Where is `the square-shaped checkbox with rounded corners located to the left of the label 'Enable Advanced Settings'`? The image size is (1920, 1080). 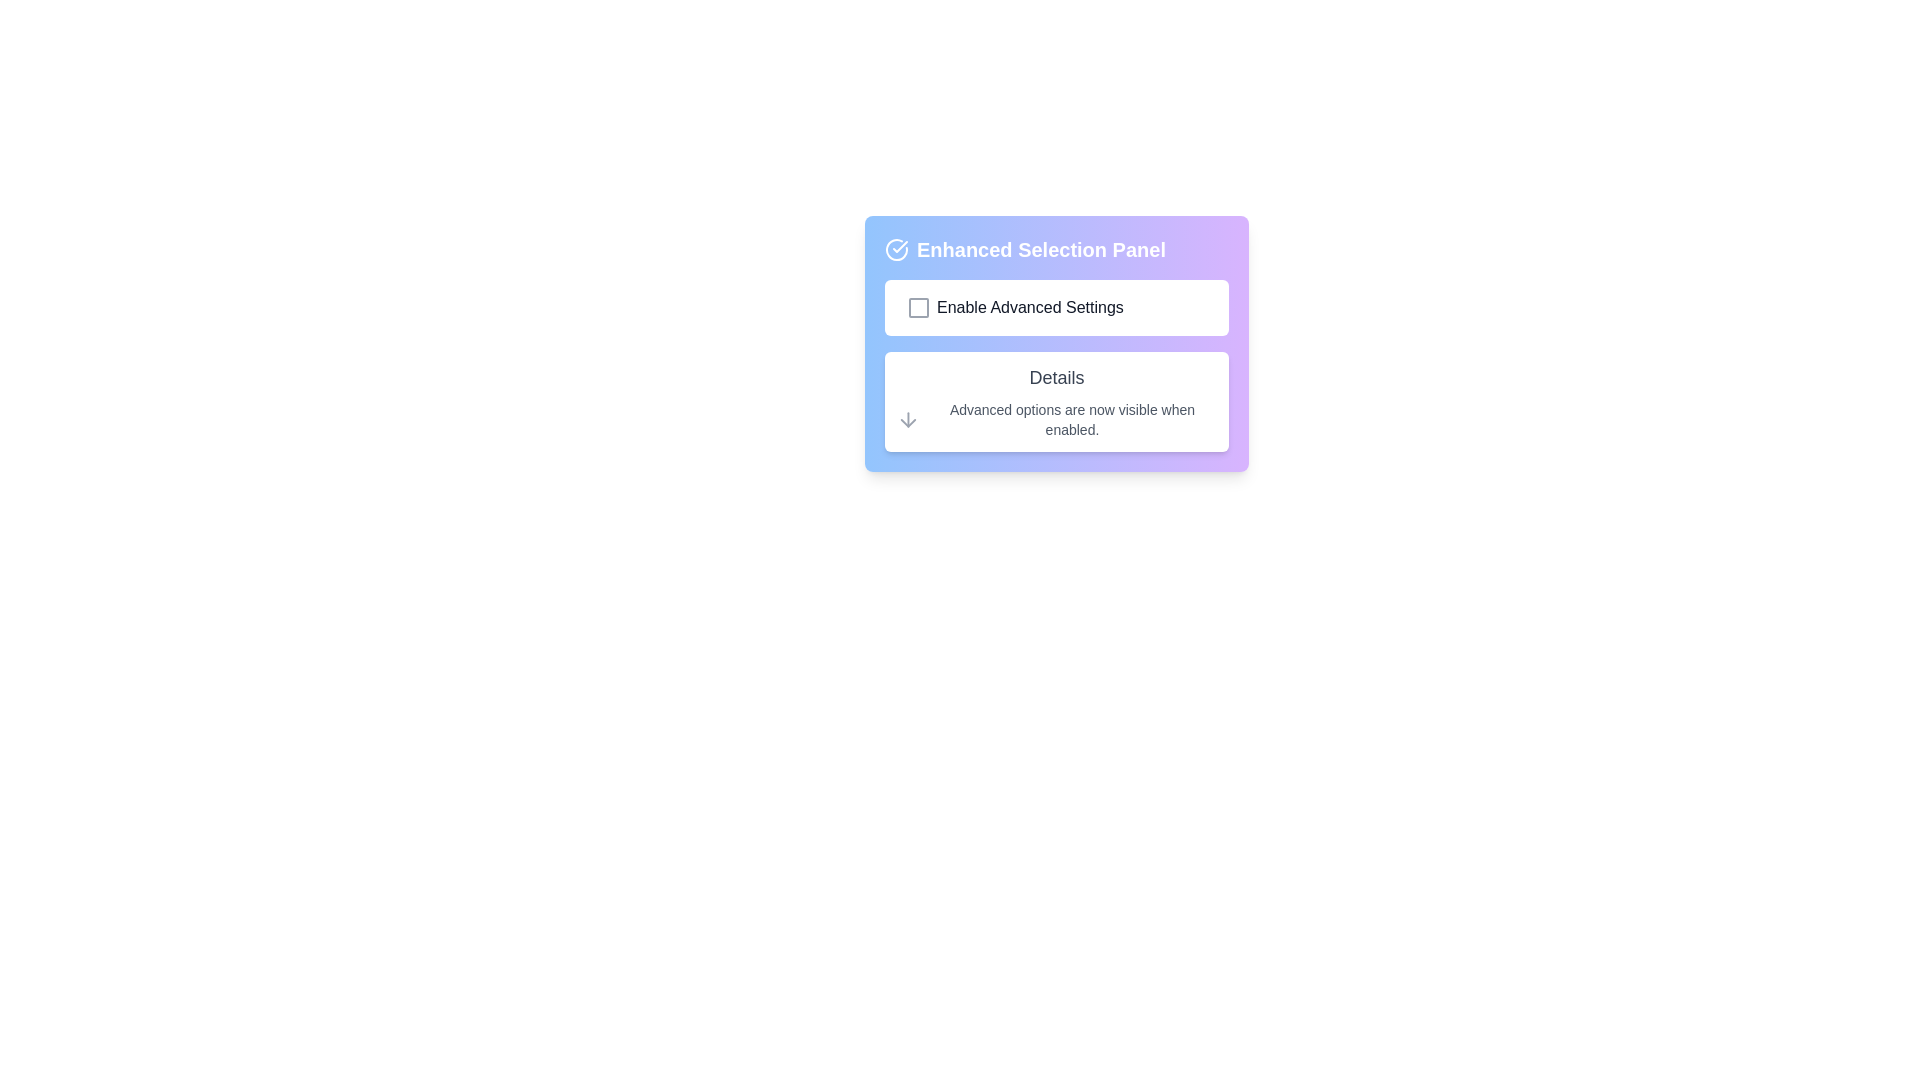
the square-shaped checkbox with rounded corners located to the left of the label 'Enable Advanced Settings' is located at coordinates (917, 308).